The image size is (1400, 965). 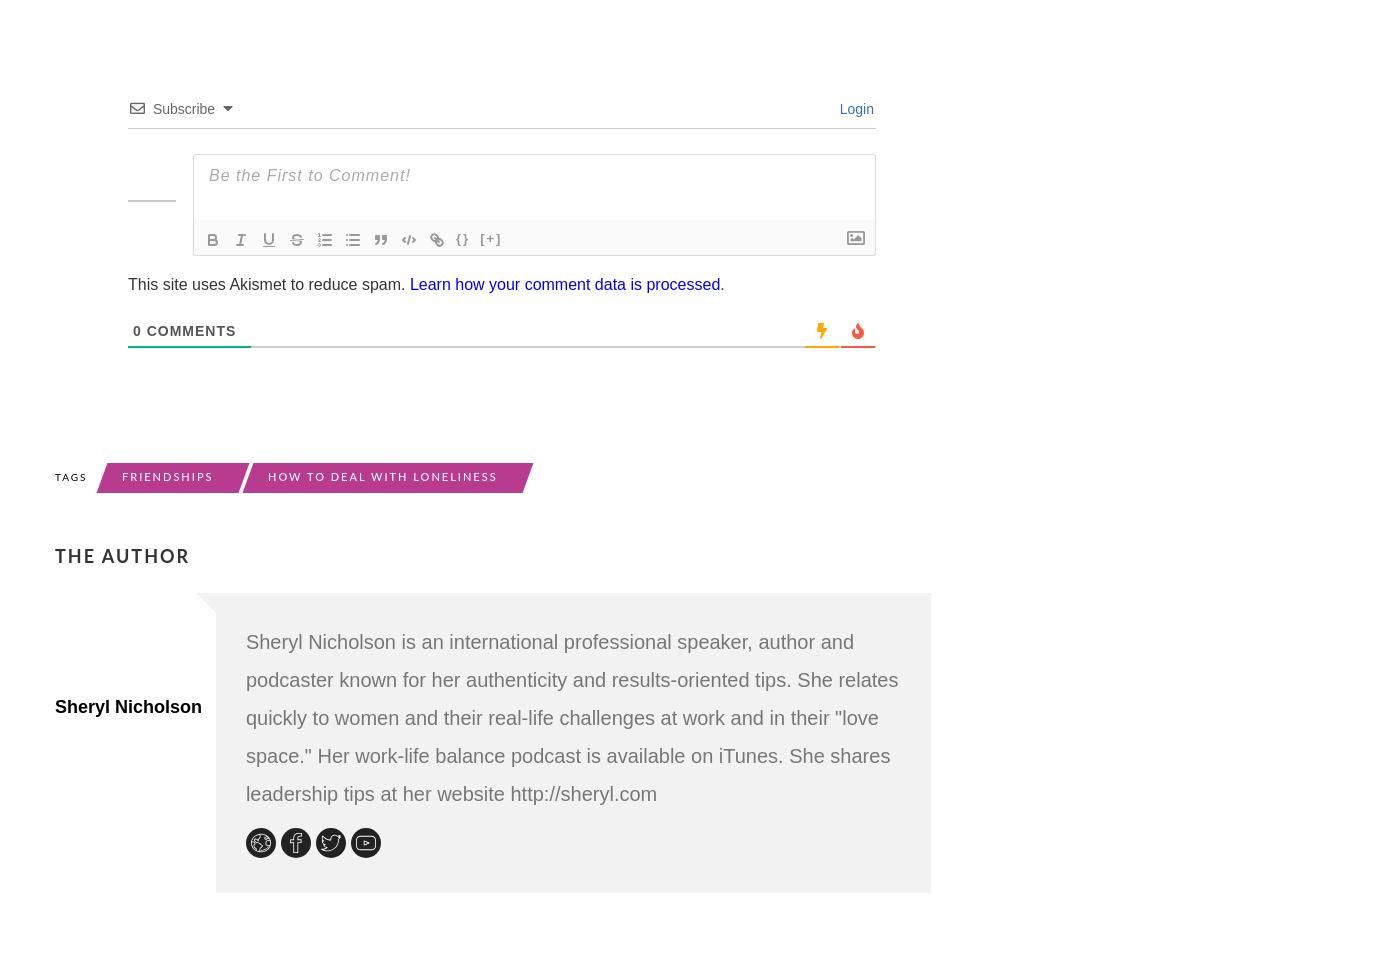 I want to click on '[+]', so click(x=489, y=236).